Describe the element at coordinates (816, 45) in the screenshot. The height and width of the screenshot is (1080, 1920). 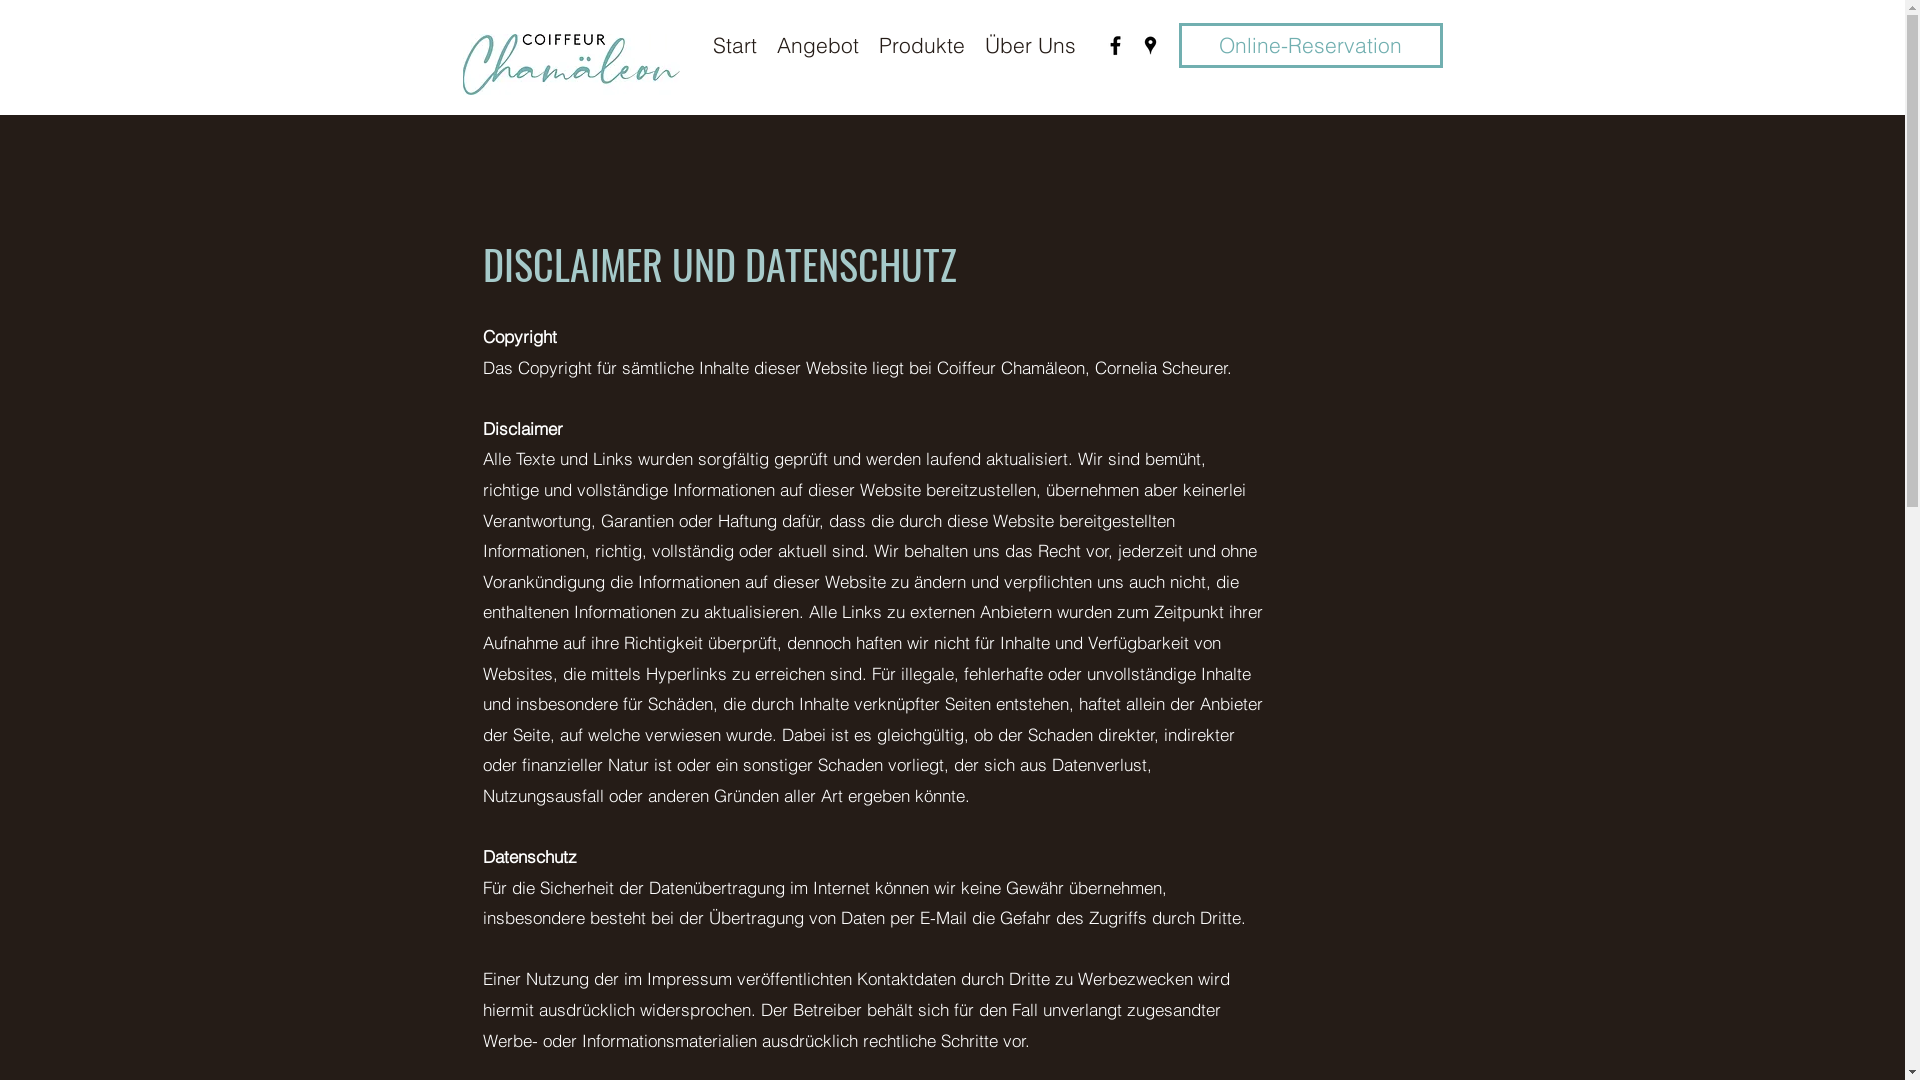
I see `'Angebot'` at that location.